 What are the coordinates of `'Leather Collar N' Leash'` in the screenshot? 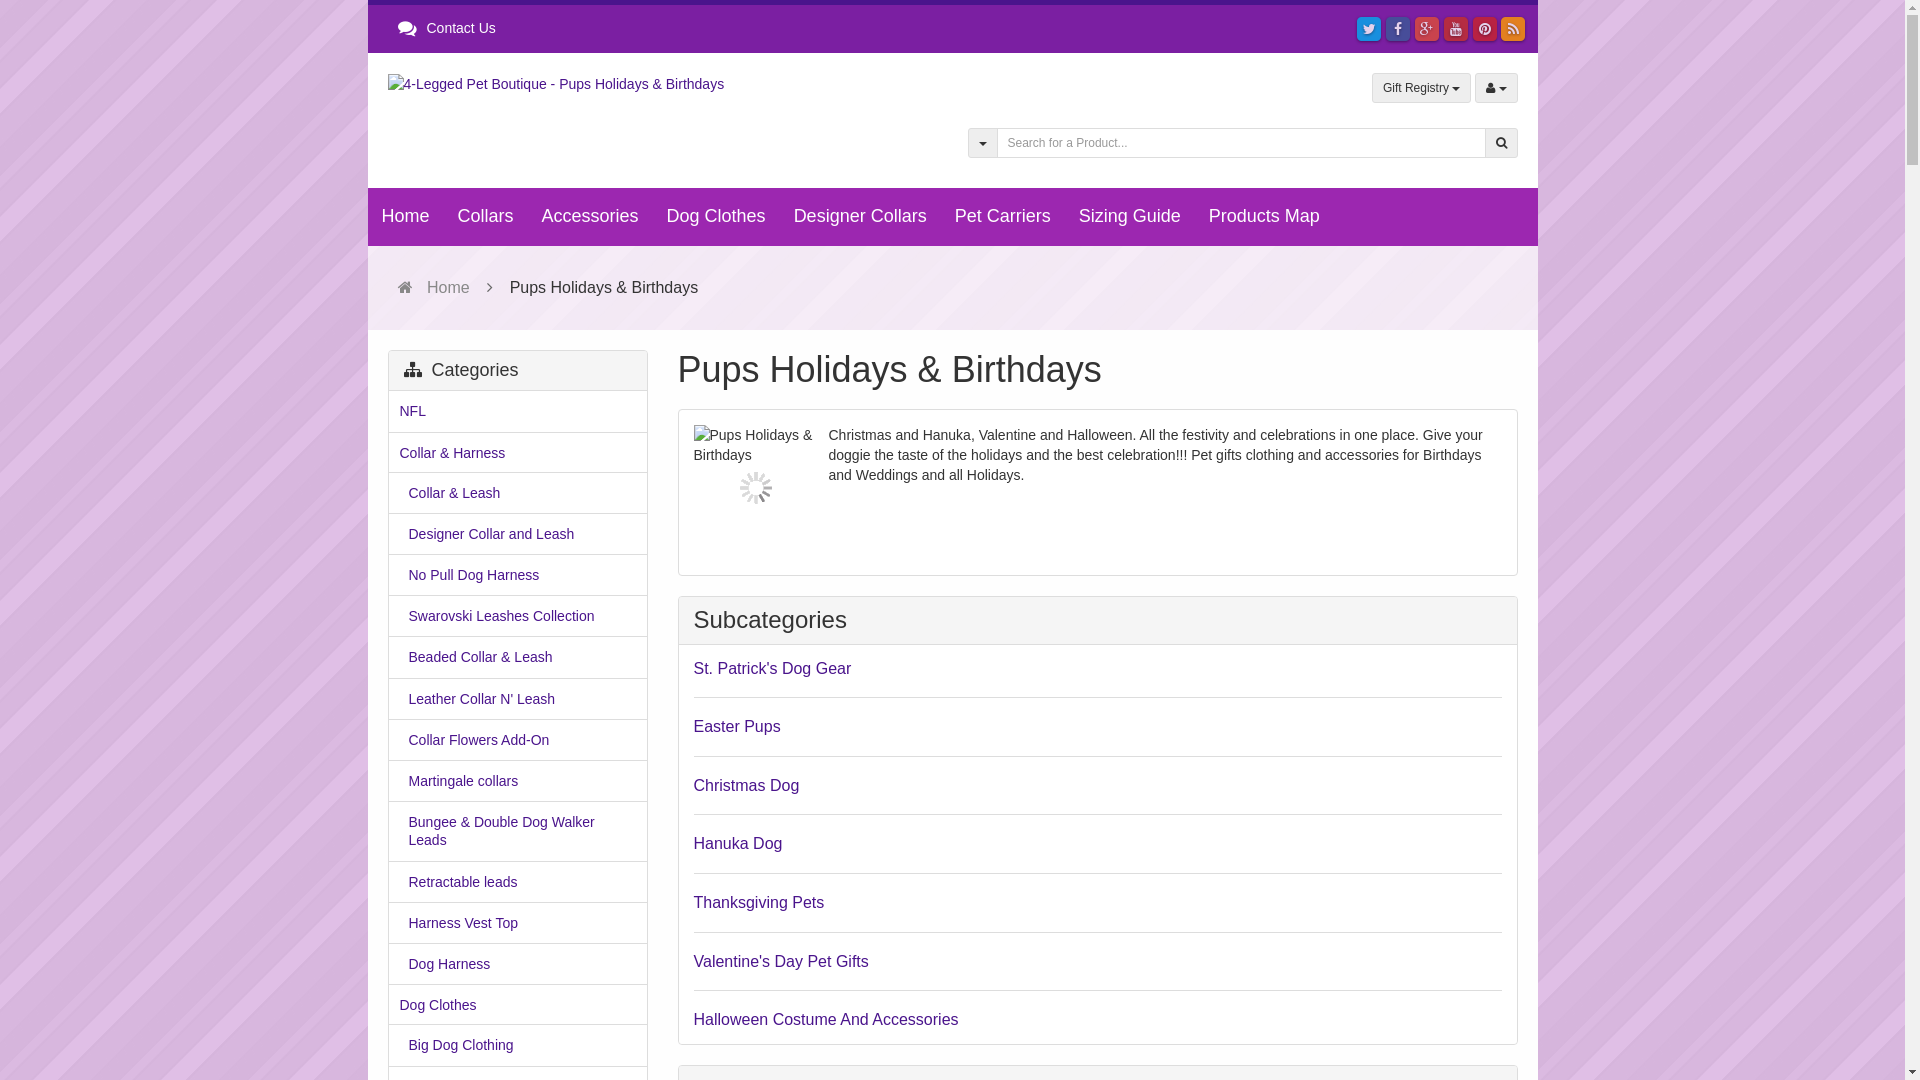 It's located at (388, 697).